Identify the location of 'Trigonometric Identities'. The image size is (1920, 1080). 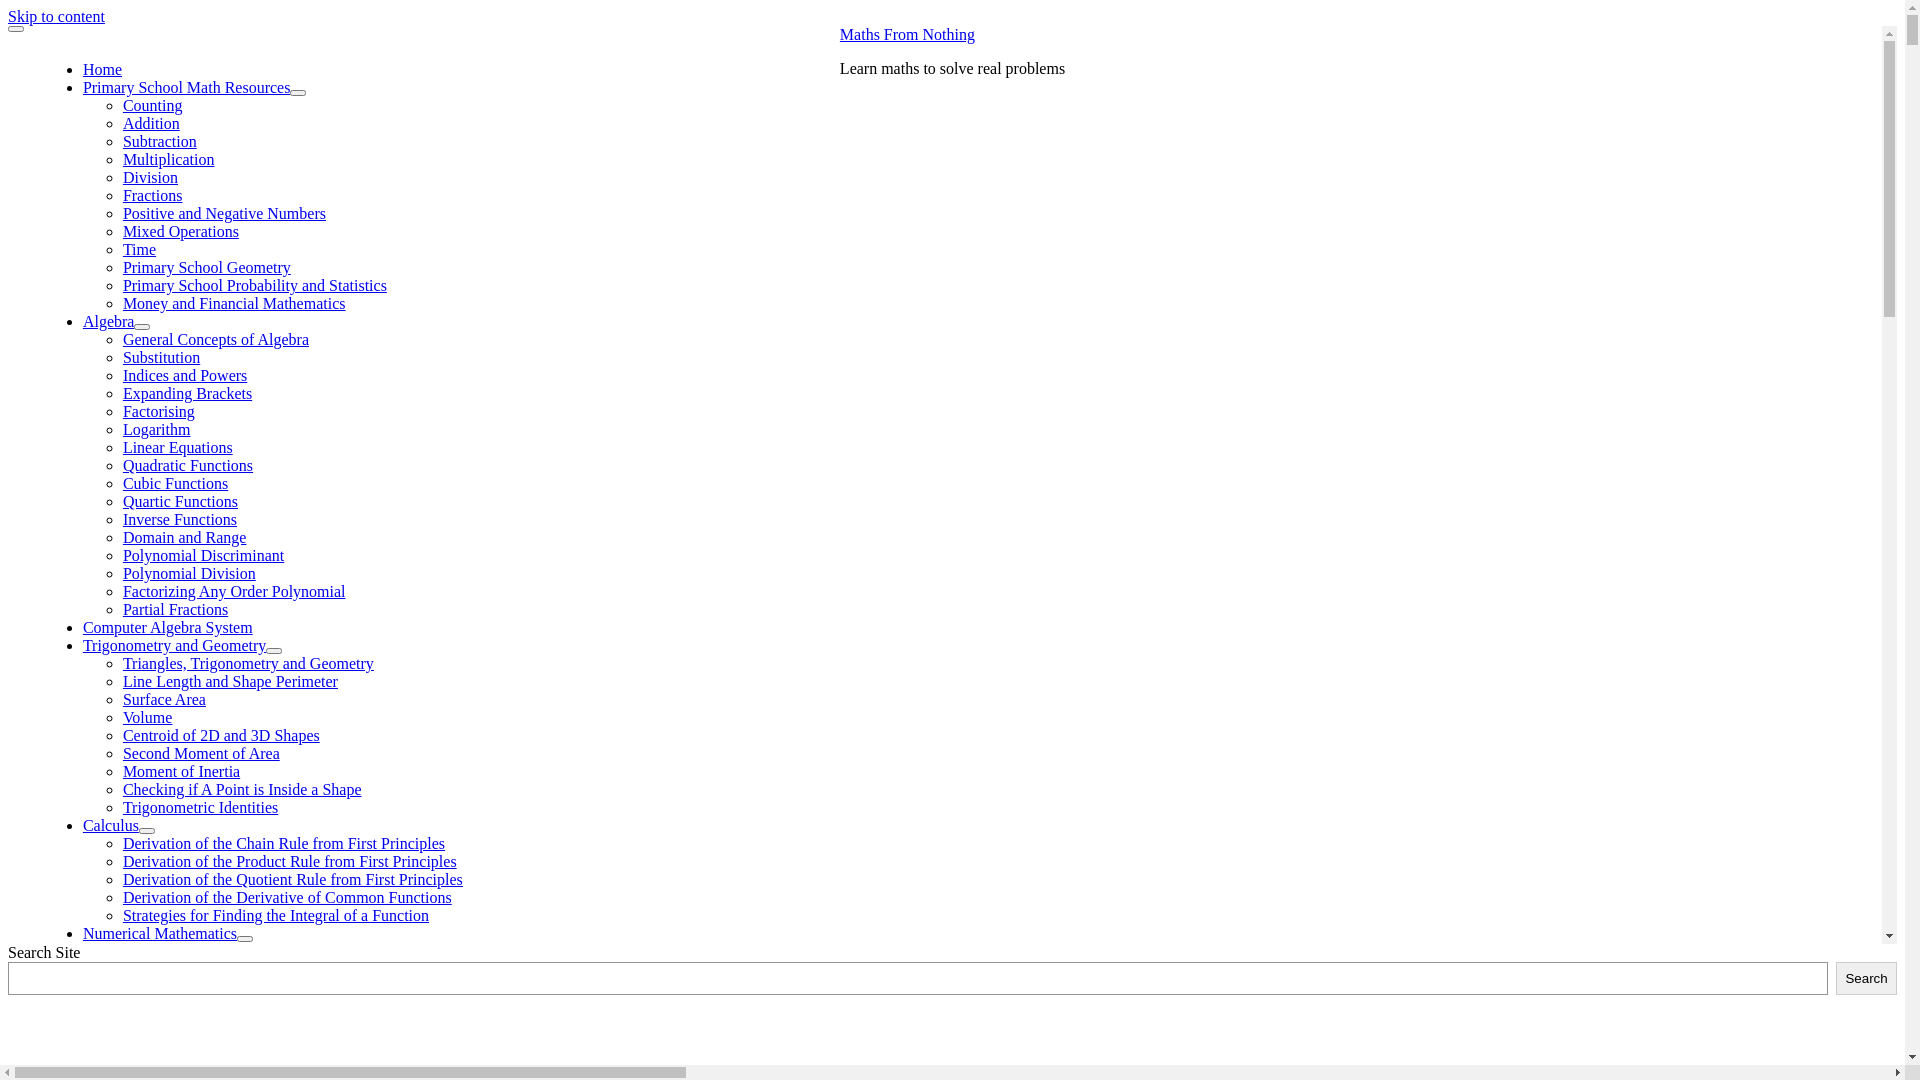
(200, 806).